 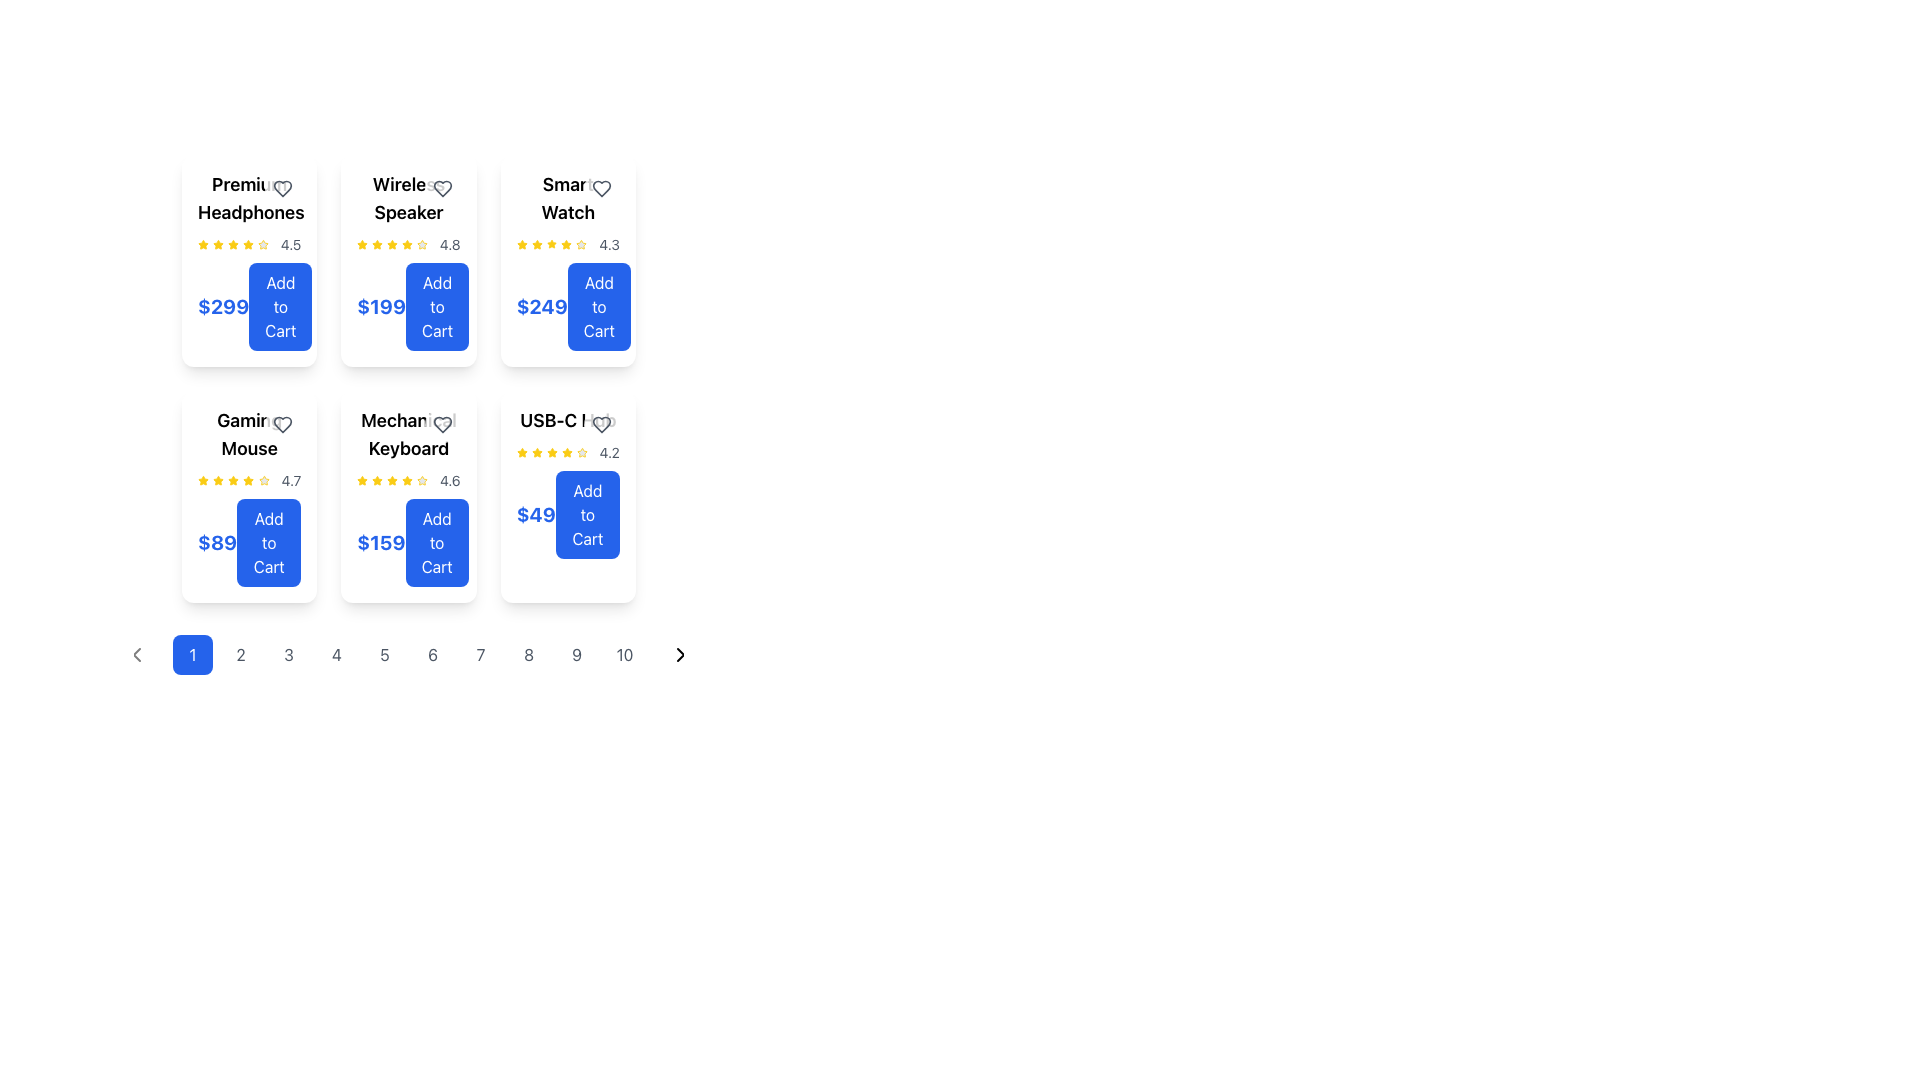 I want to click on the sixth star icon representing the rating score for the product 'Gaming Mouse' in the product card layout, so click(x=248, y=481).